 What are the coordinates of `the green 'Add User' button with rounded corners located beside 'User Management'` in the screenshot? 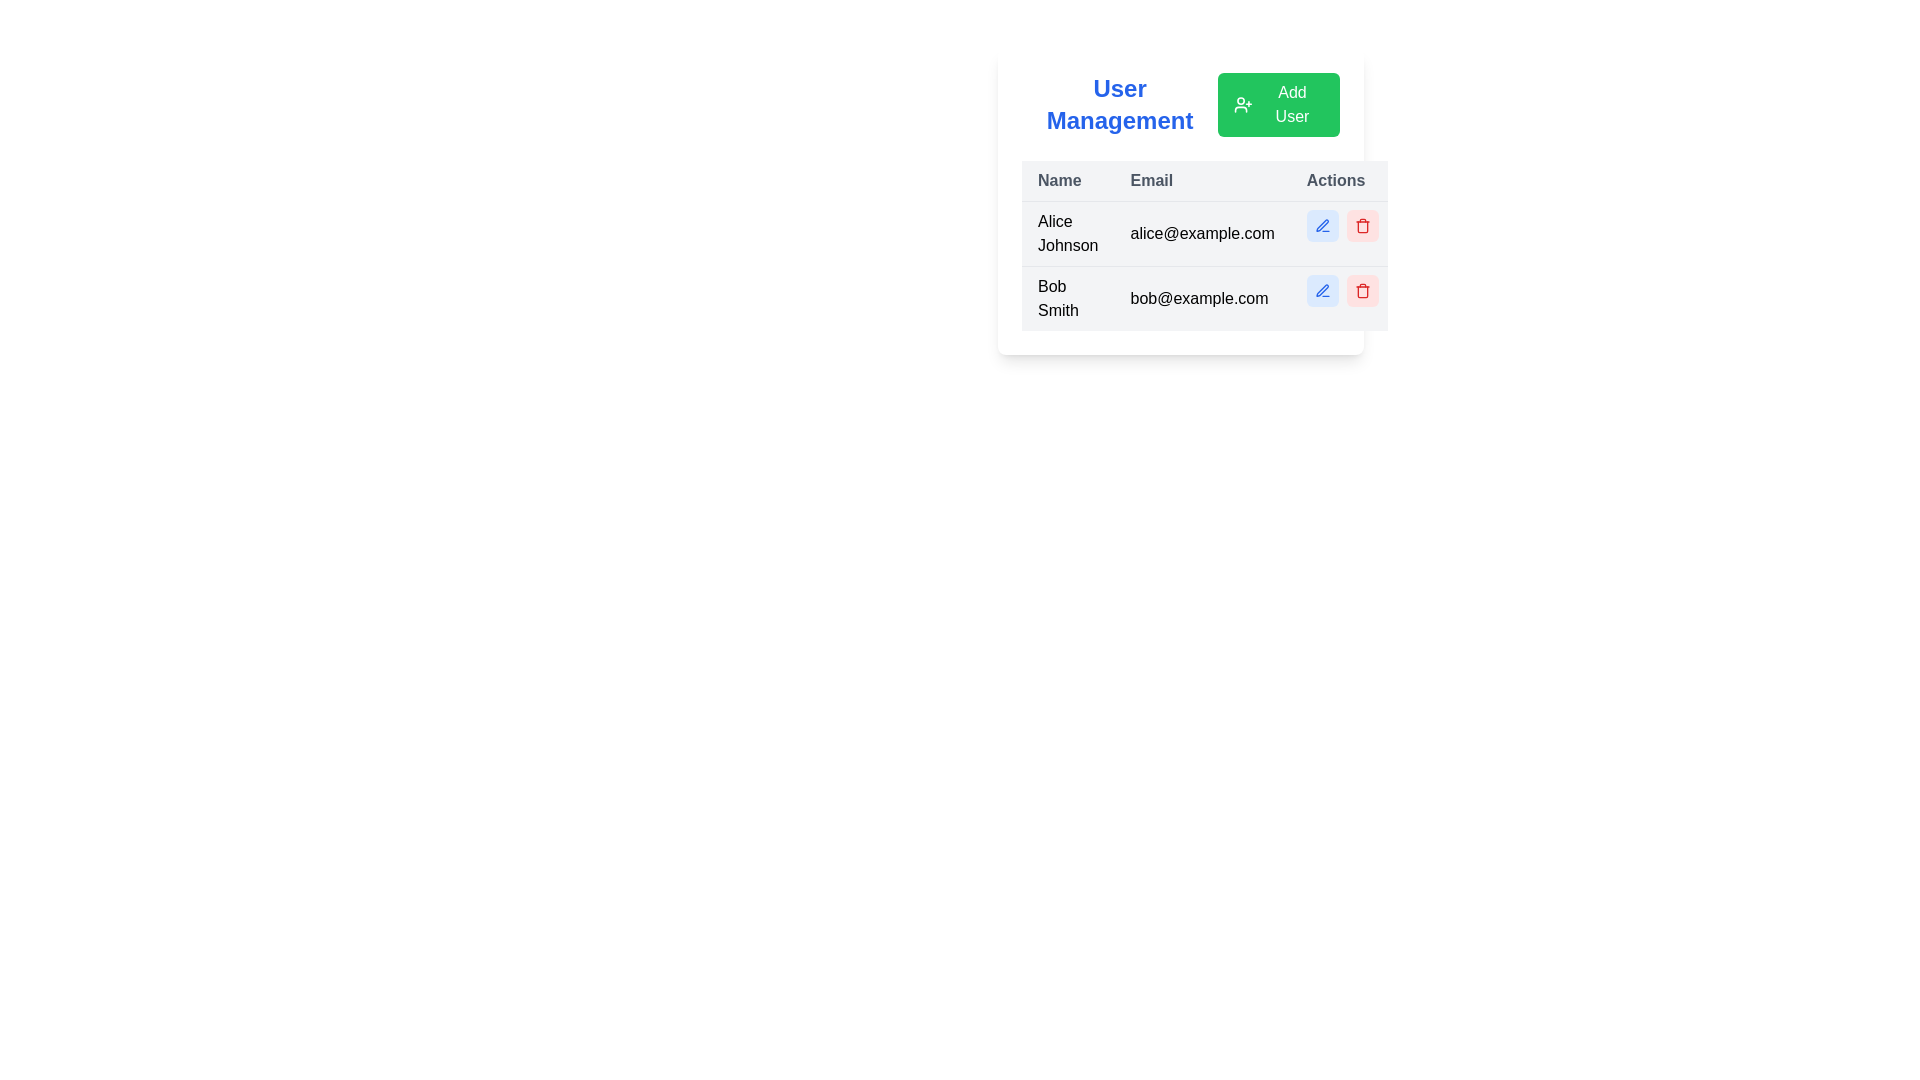 It's located at (1278, 104).